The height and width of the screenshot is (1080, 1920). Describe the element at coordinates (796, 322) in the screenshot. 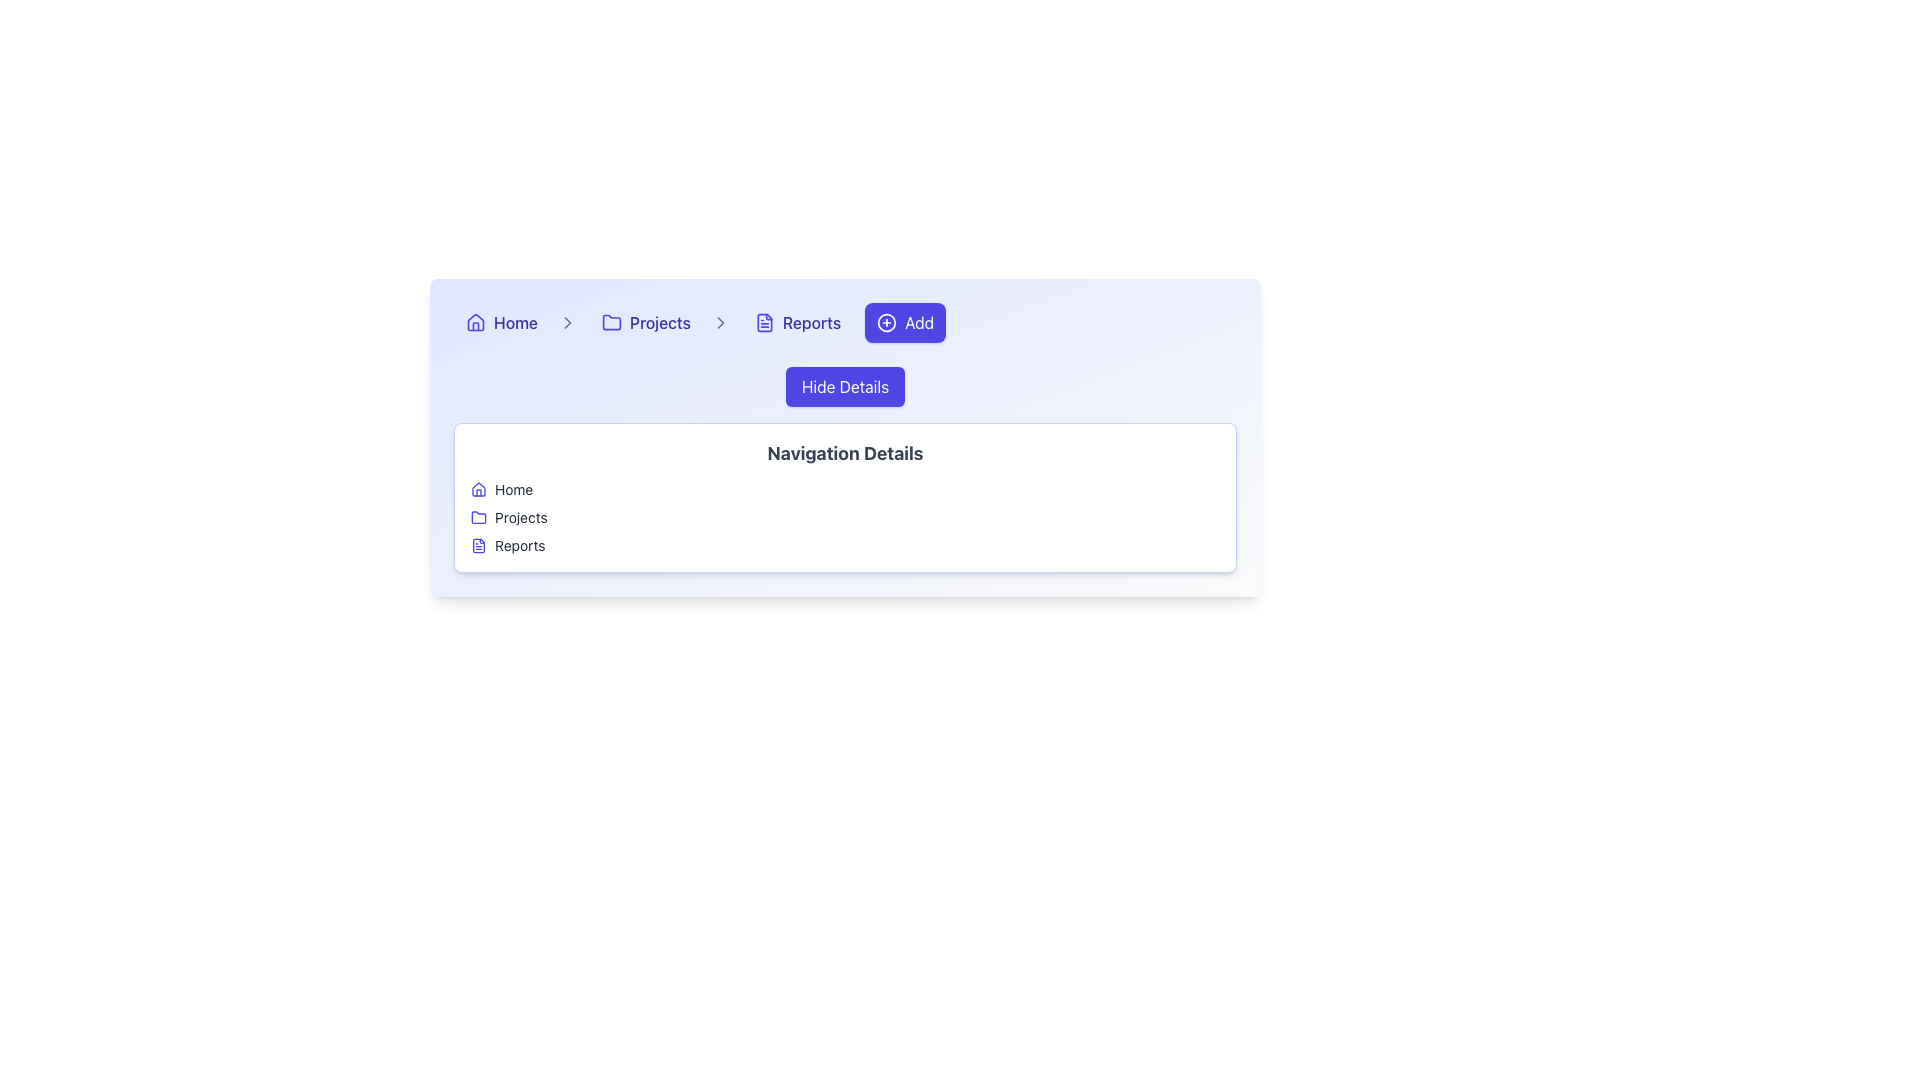

I see `the 'Reports' text in the Breadcrumb navigation item` at that location.